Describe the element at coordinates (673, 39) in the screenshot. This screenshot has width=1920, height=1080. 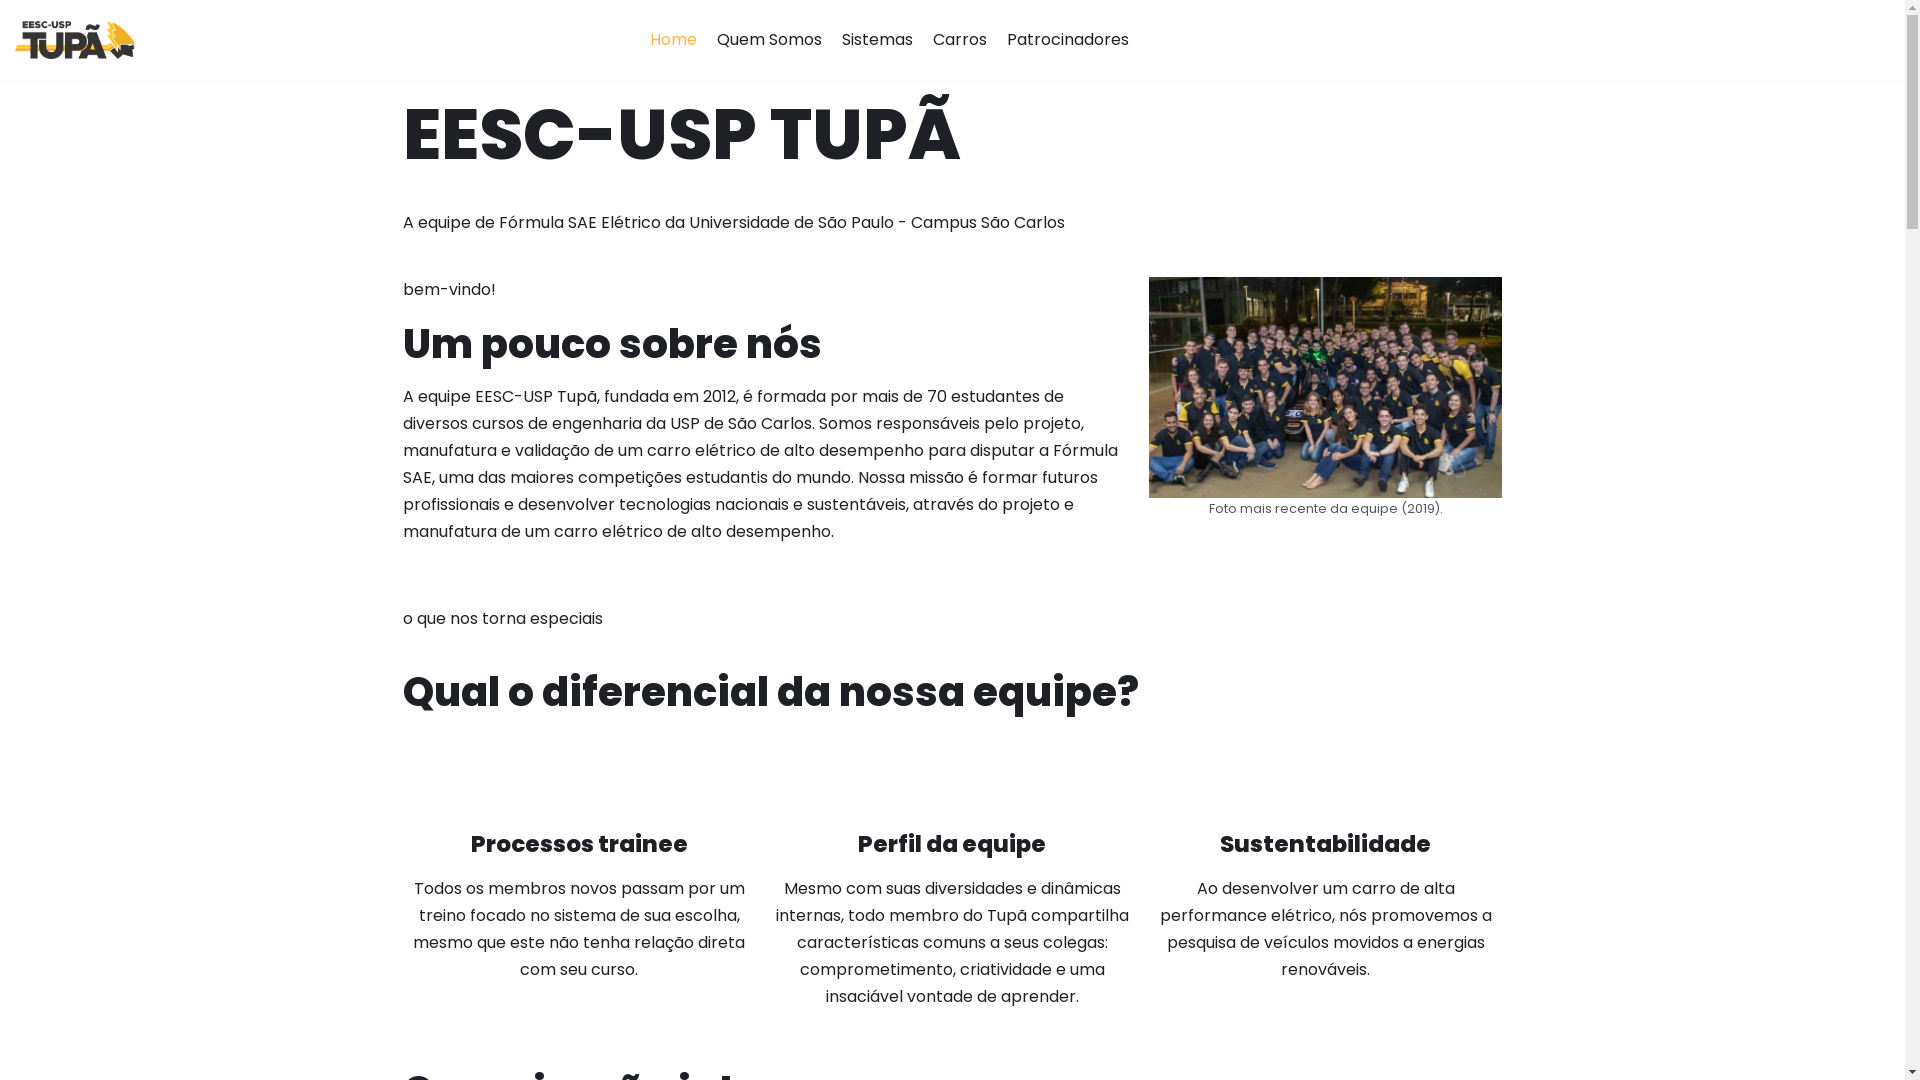
I see `'Home'` at that location.